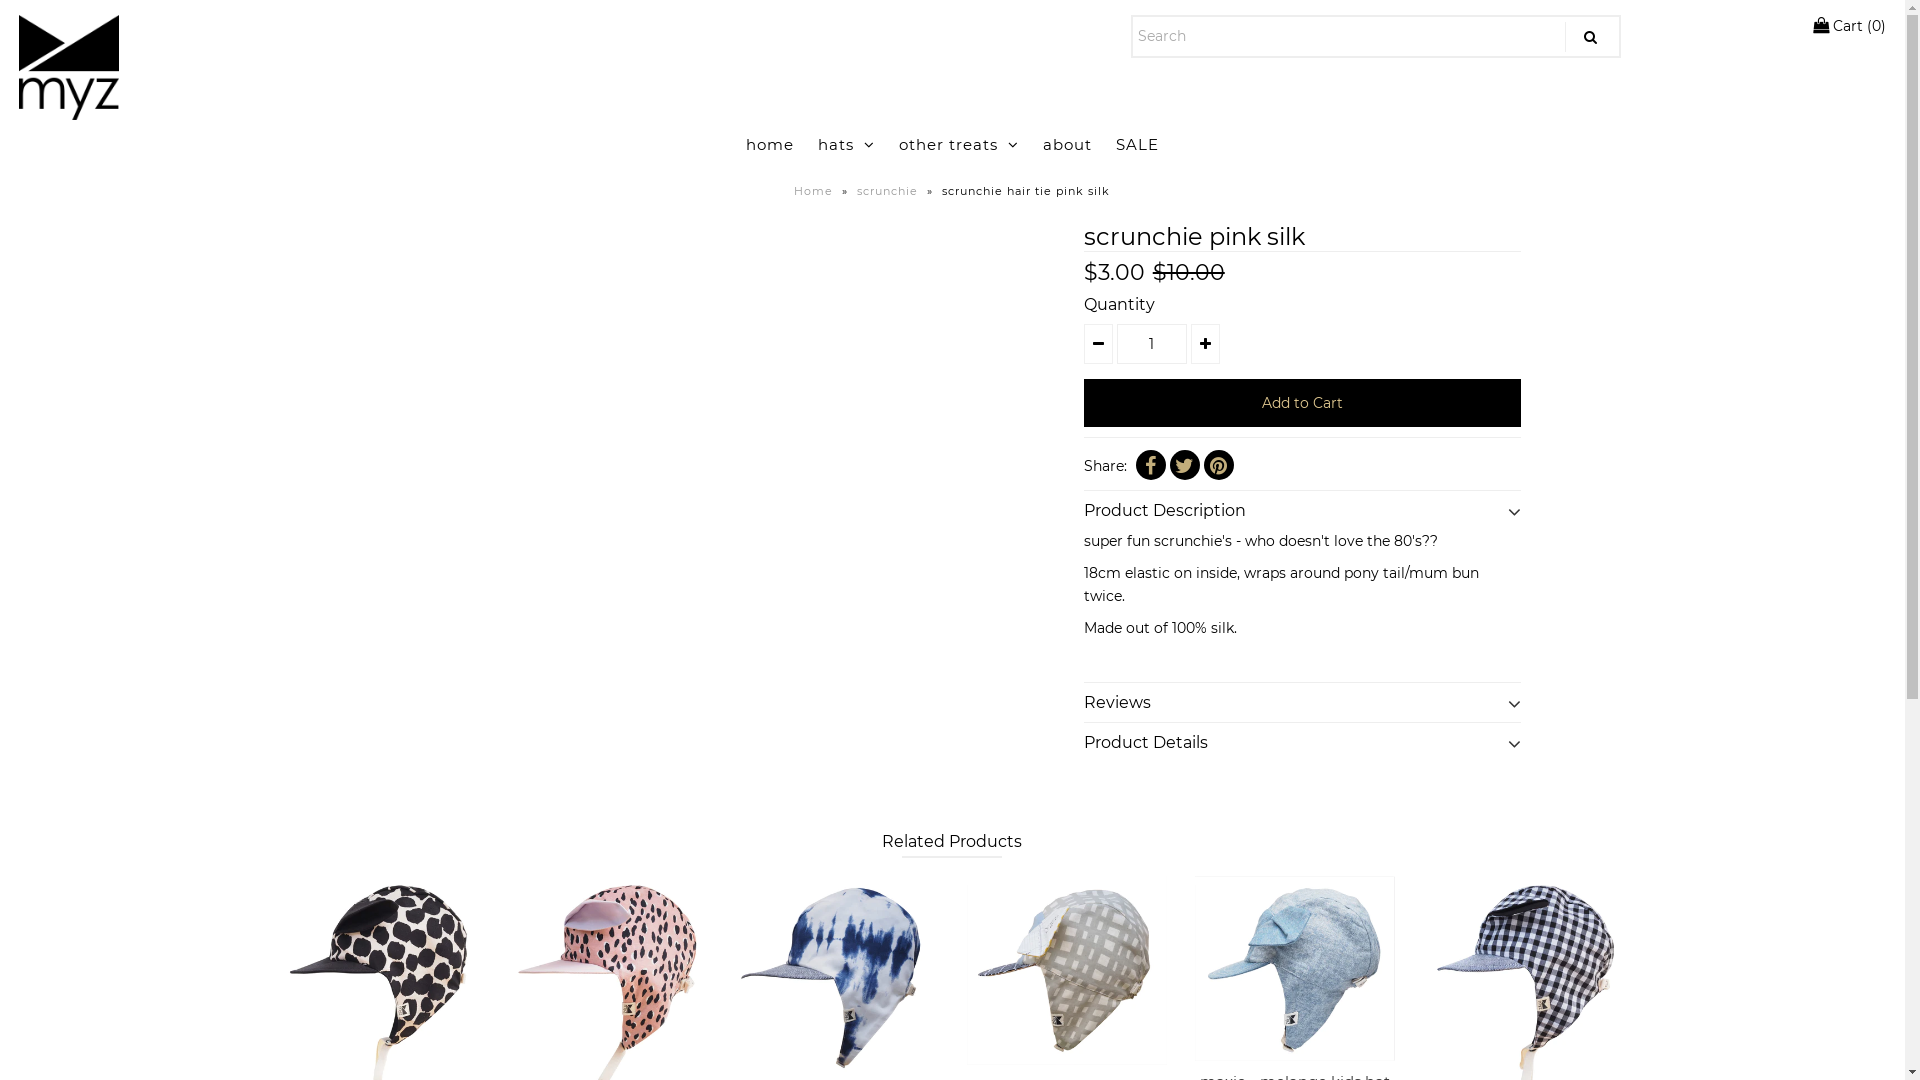 The image size is (1920, 1080). Describe the element at coordinates (958, 144) in the screenshot. I see `'other treats'` at that location.